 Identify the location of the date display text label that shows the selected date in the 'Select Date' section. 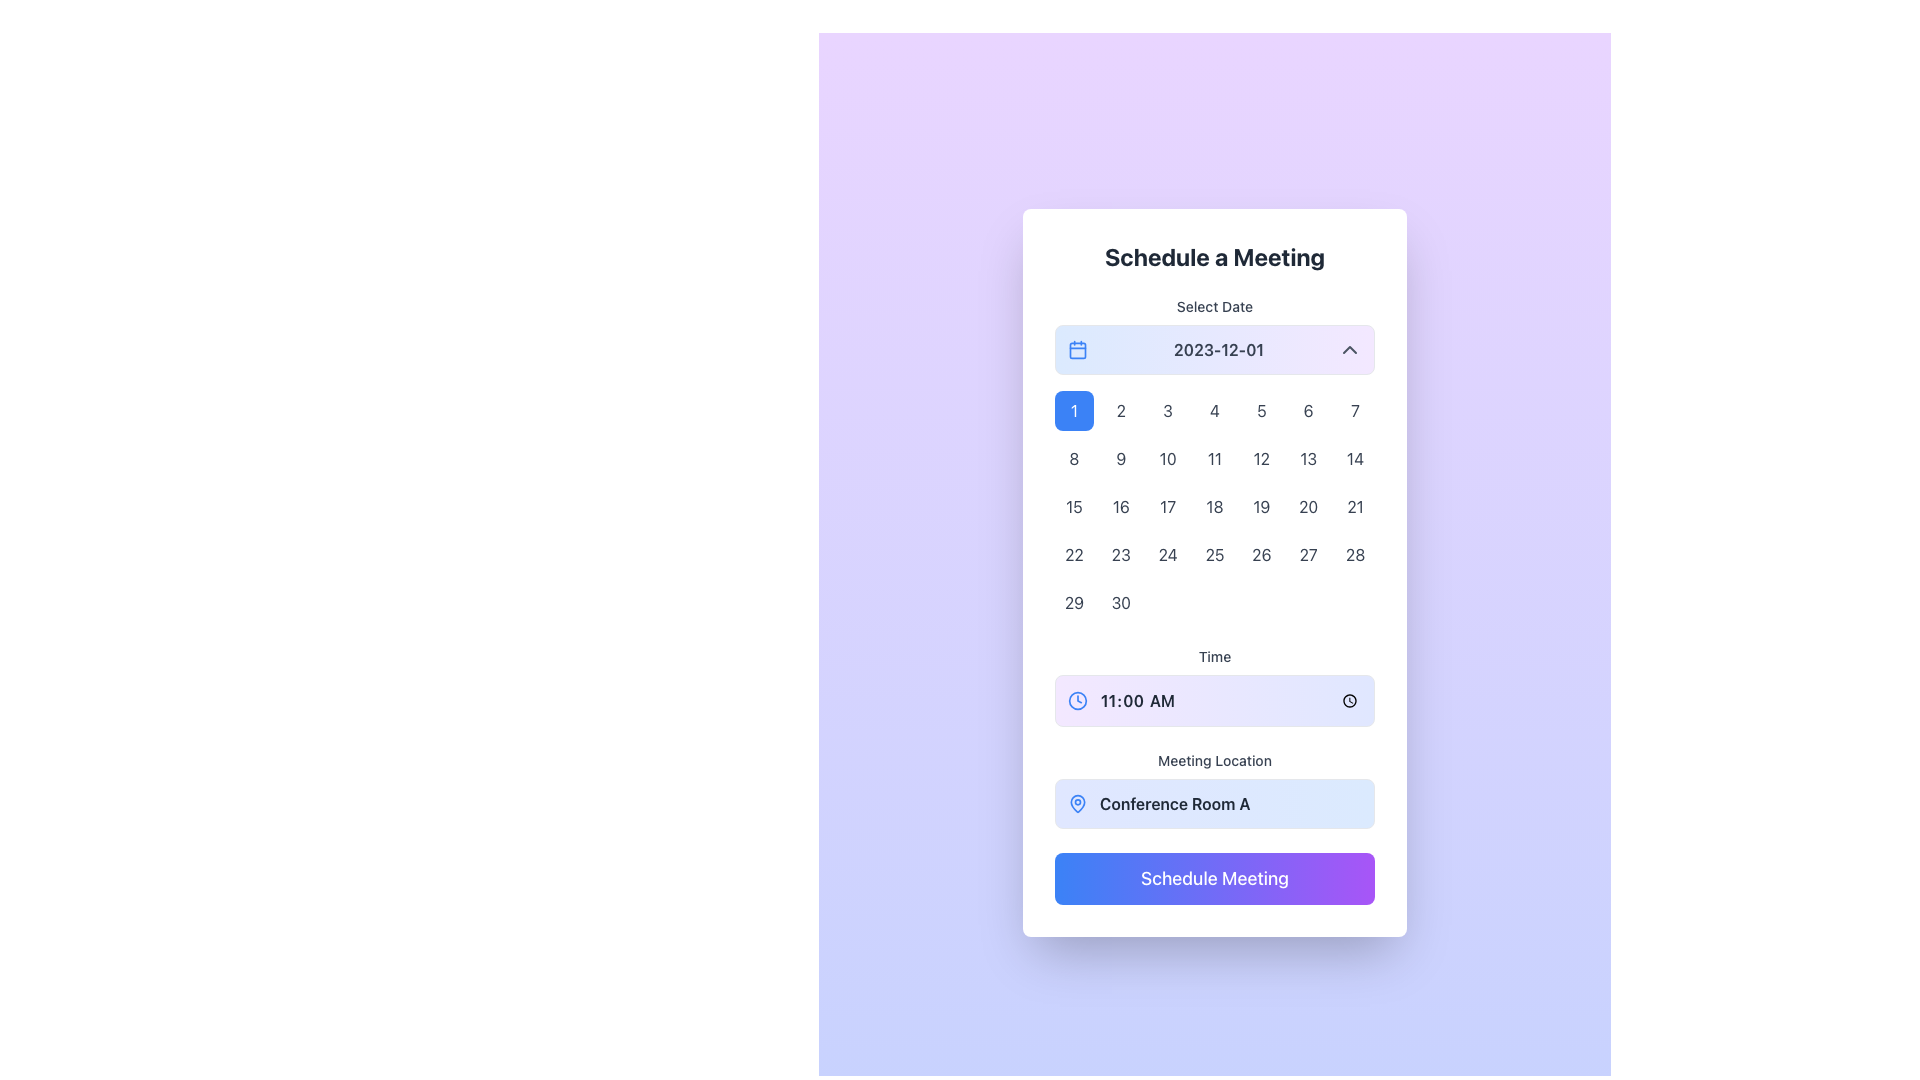
(1218, 349).